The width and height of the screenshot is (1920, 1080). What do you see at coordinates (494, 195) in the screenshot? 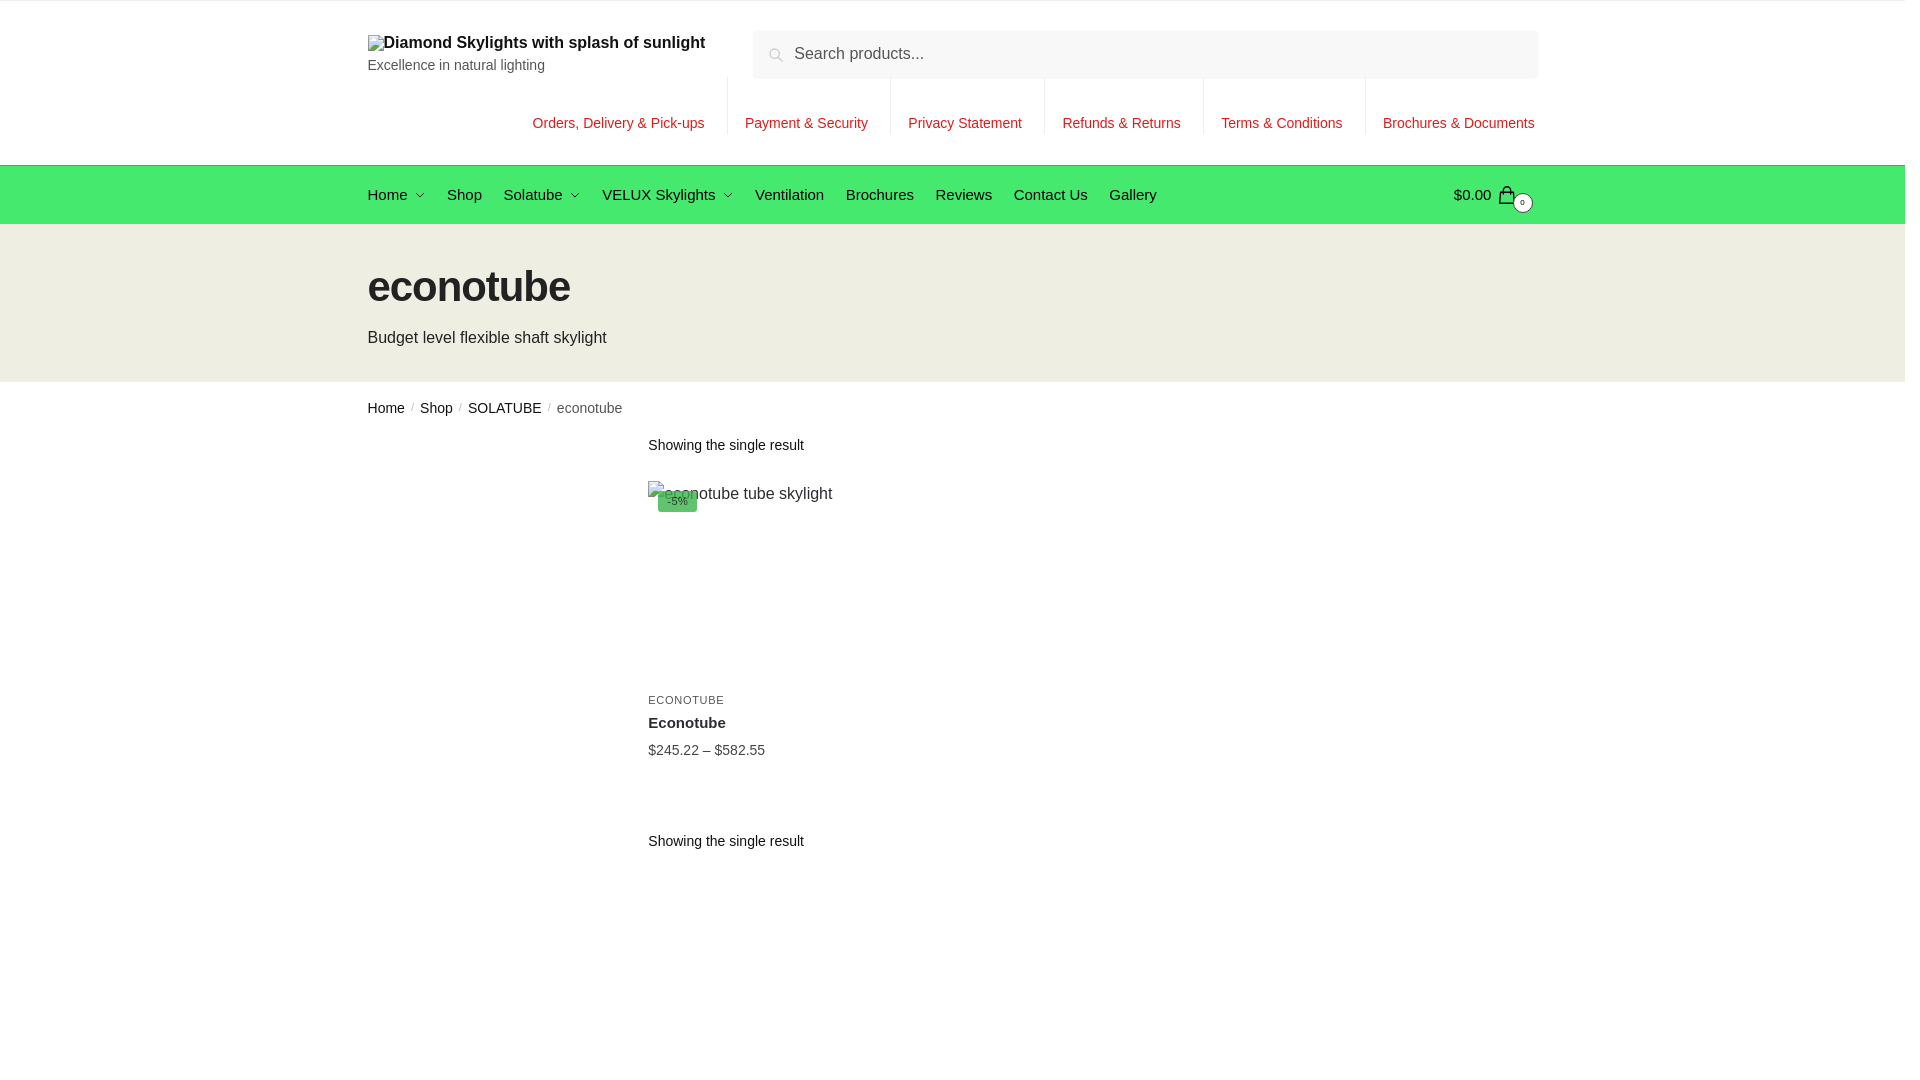
I see `'Solatube'` at bounding box center [494, 195].